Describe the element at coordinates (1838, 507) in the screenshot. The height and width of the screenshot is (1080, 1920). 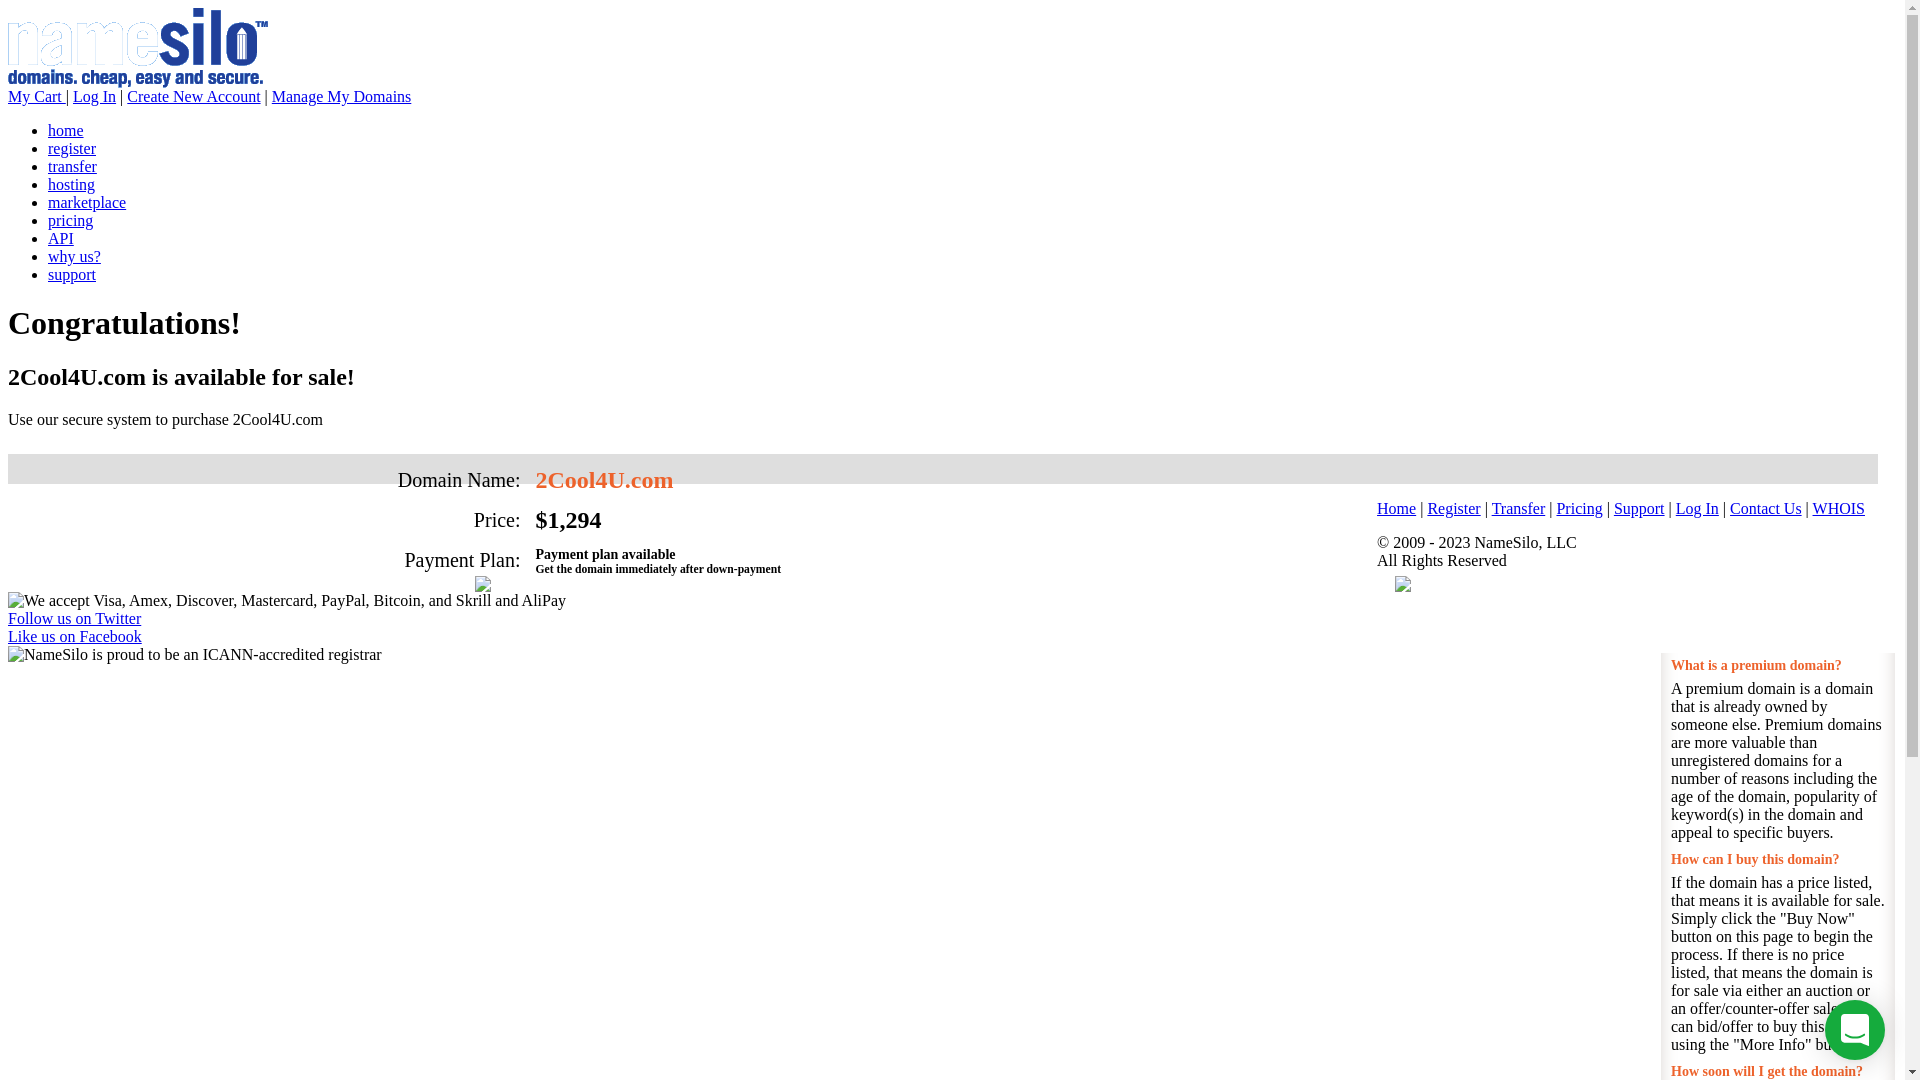
I see `'WHOIS'` at that location.